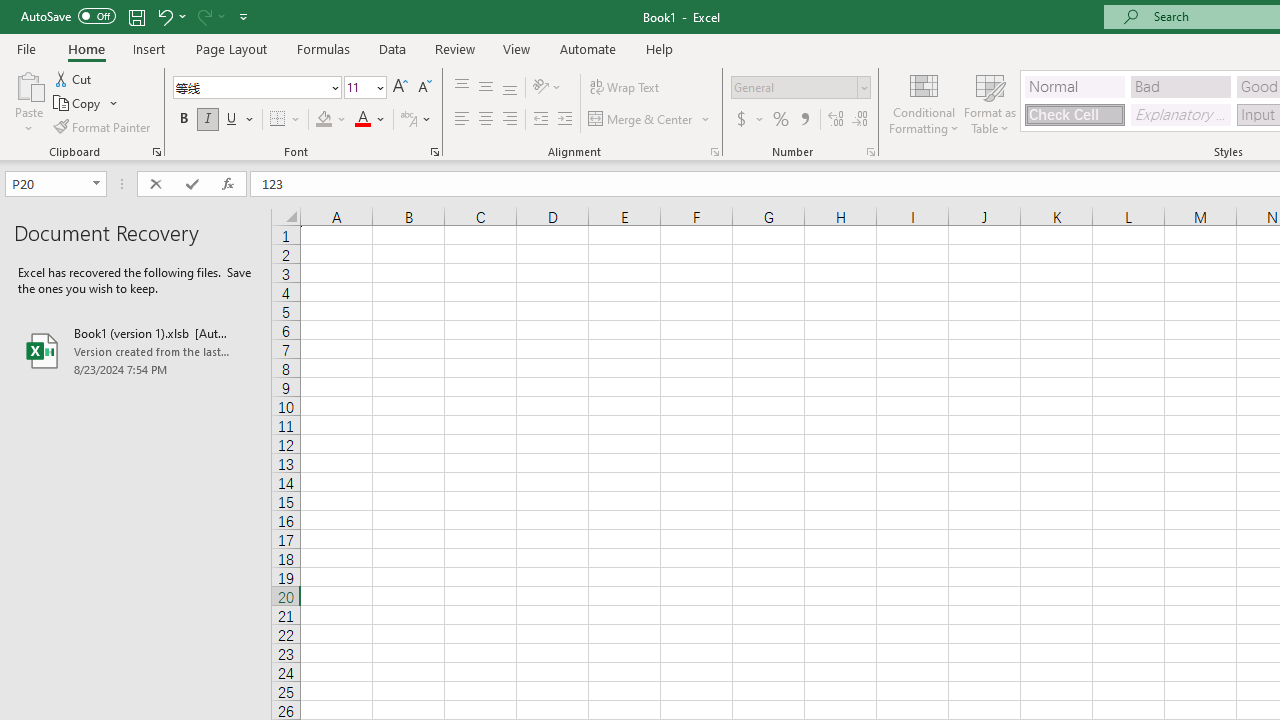 This screenshot has width=1280, height=720. I want to click on 'Decrease Decimal', so click(859, 119).